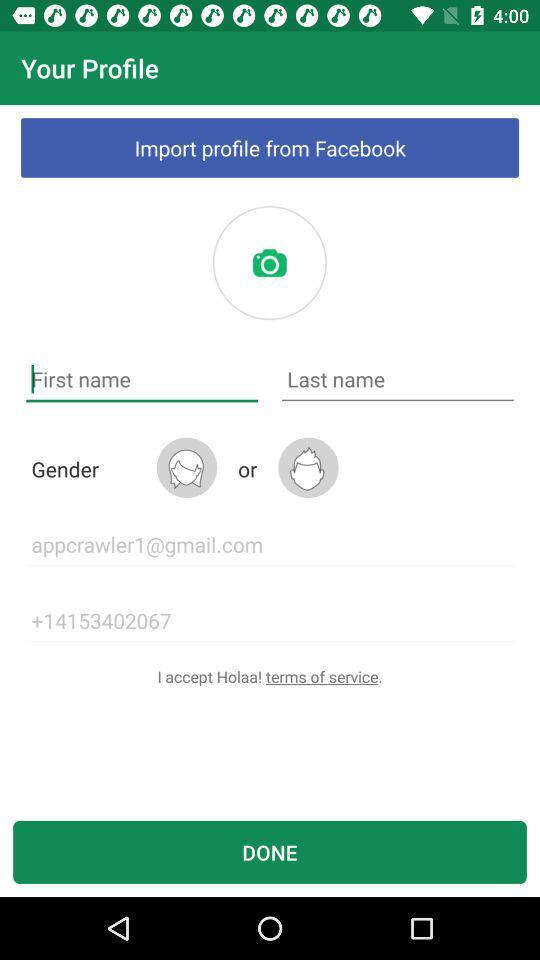 The height and width of the screenshot is (960, 540). What do you see at coordinates (270, 545) in the screenshot?
I see `the item above the +14153402067 icon` at bounding box center [270, 545].